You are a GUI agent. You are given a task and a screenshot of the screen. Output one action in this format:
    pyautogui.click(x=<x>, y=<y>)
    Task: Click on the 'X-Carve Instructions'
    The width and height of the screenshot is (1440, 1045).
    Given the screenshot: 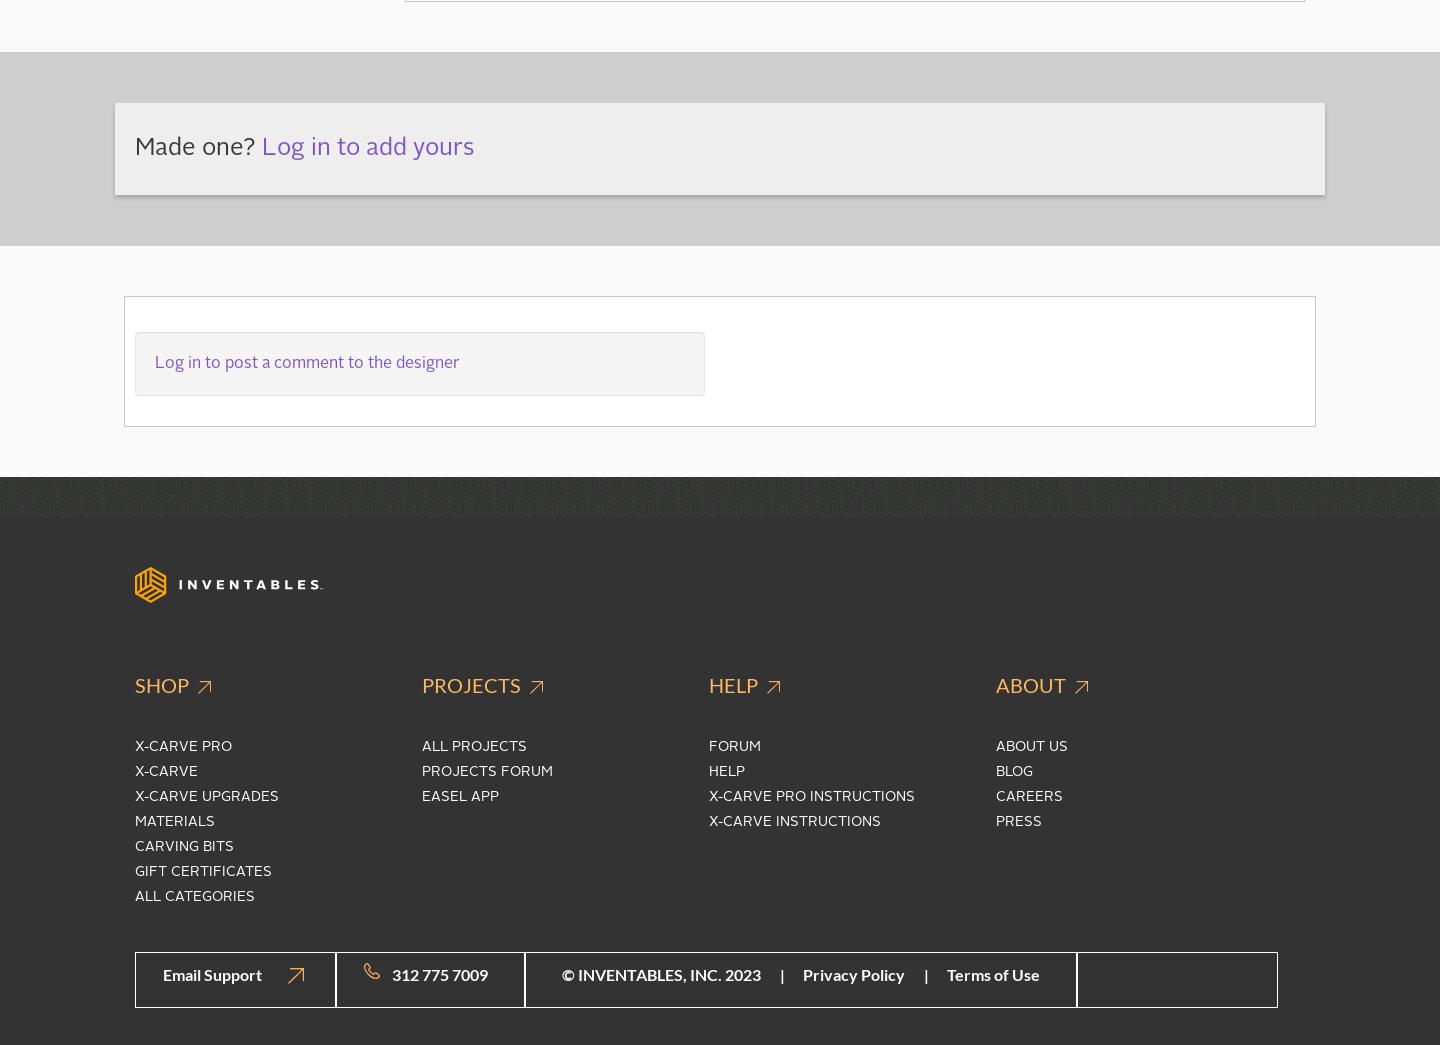 What is the action you would take?
    pyautogui.click(x=795, y=819)
    